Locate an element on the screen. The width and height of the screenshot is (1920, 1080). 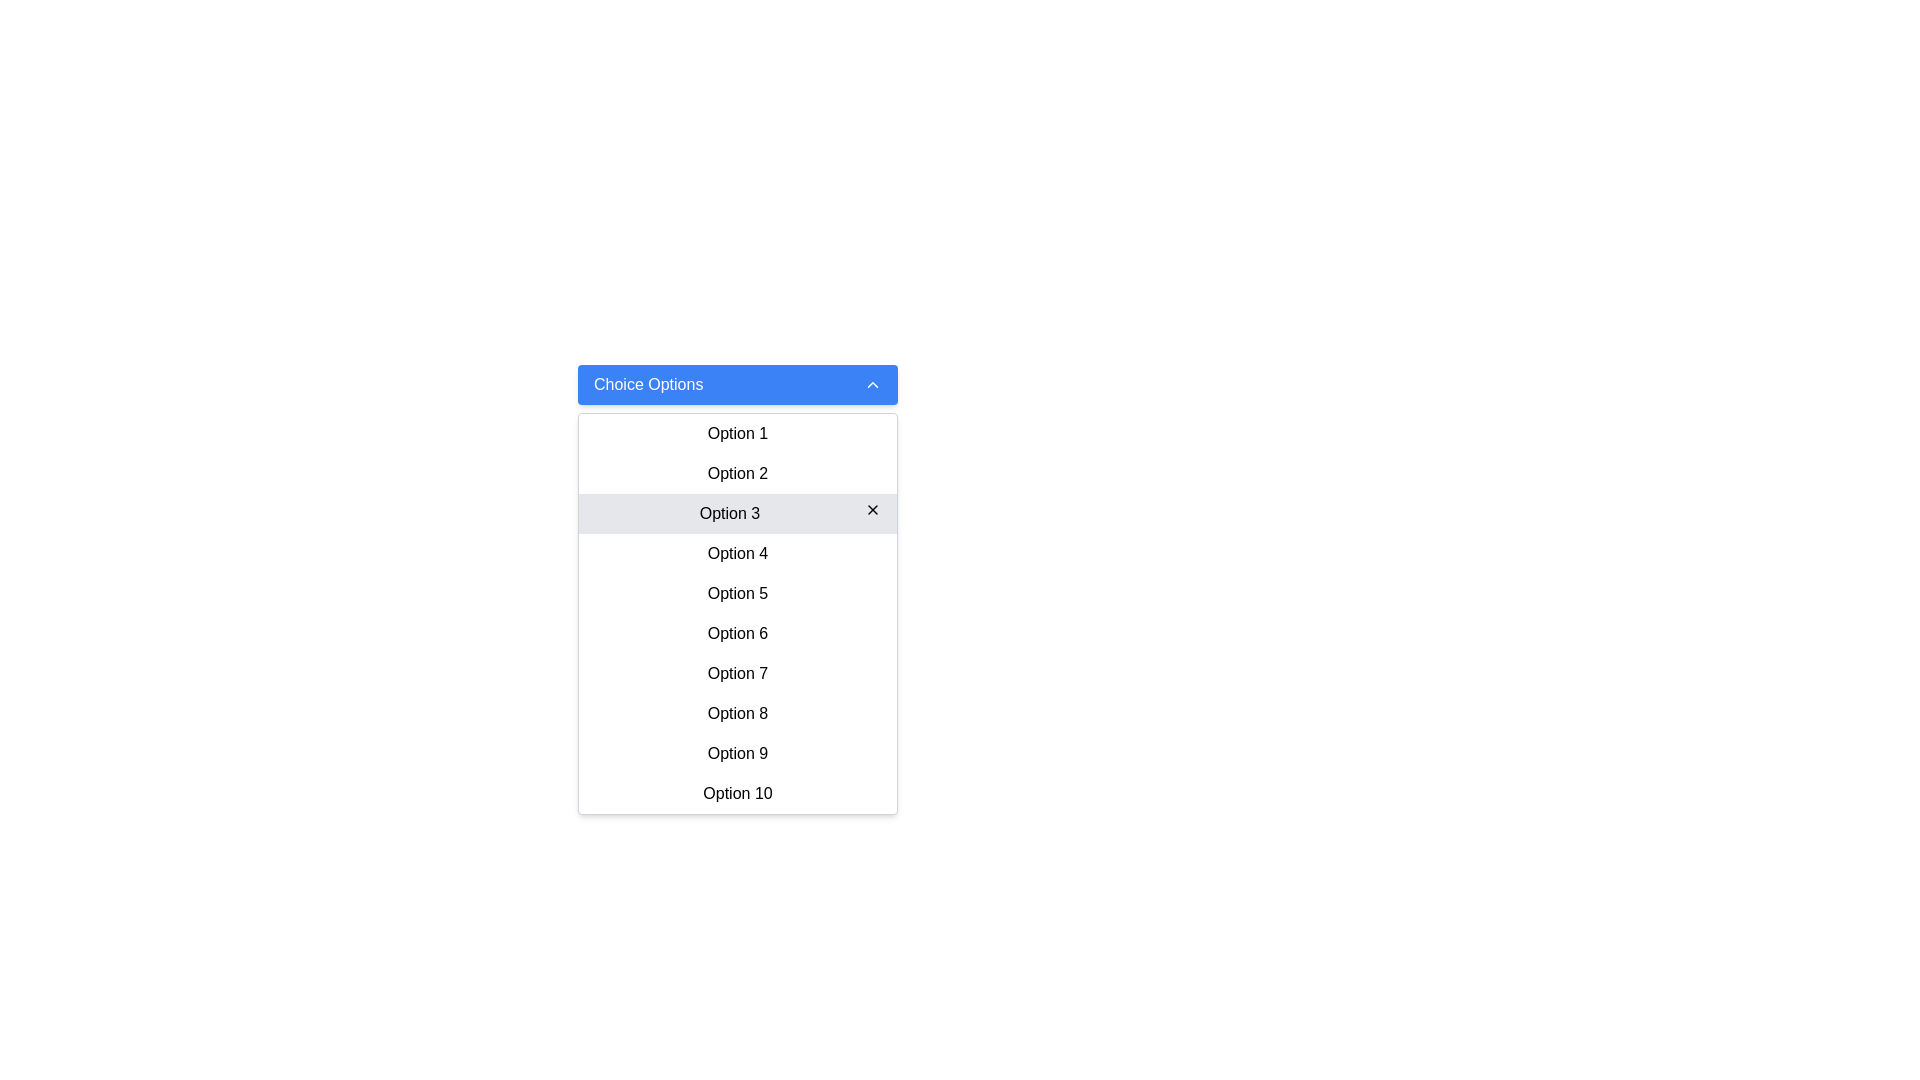
the dropdown menu labeled 'Choice Options' is located at coordinates (737, 405).